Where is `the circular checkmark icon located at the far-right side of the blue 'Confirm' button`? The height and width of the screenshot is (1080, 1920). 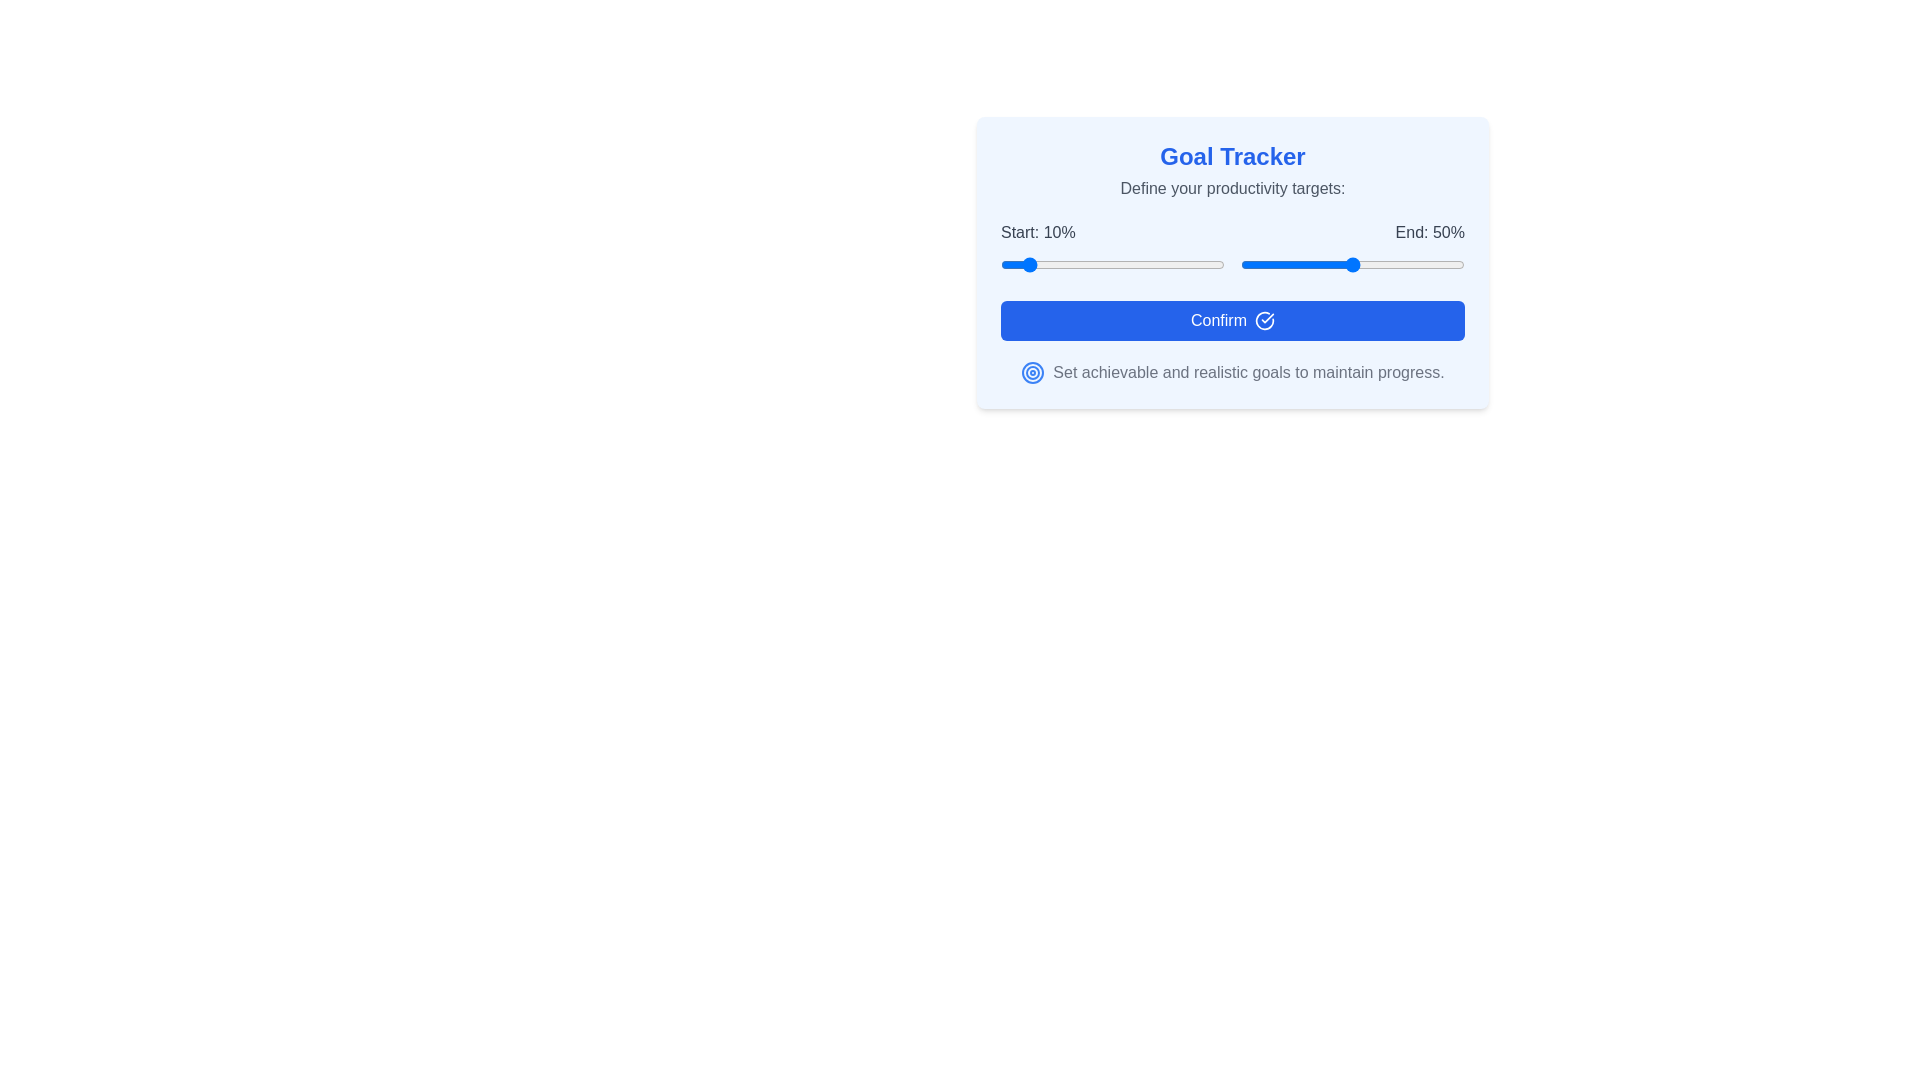
the circular checkmark icon located at the far-right side of the blue 'Confirm' button is located at coordinates (1264, 319).